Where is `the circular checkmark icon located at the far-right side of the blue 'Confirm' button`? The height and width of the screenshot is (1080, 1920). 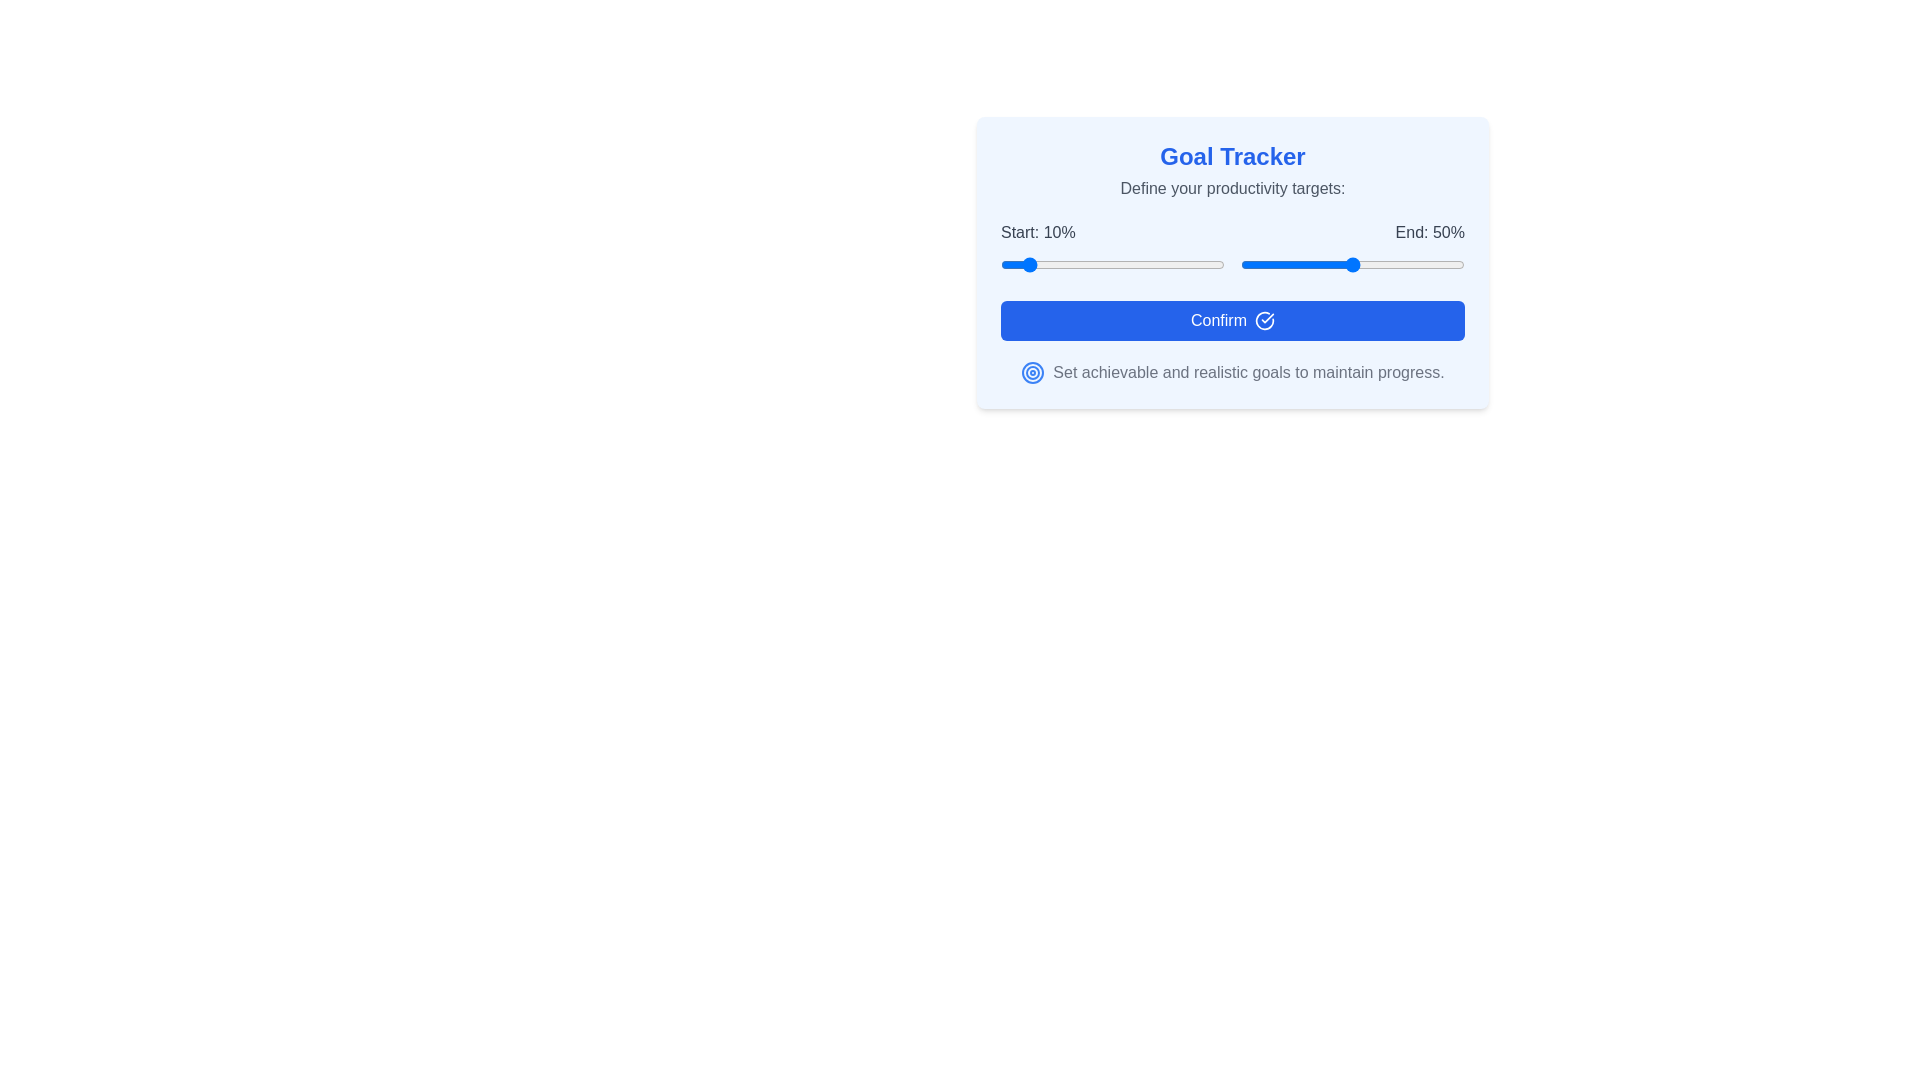
the circular checkmark icon located at the far-right side of the blue 'Confirm' button is located at coordinates (1264, 319).